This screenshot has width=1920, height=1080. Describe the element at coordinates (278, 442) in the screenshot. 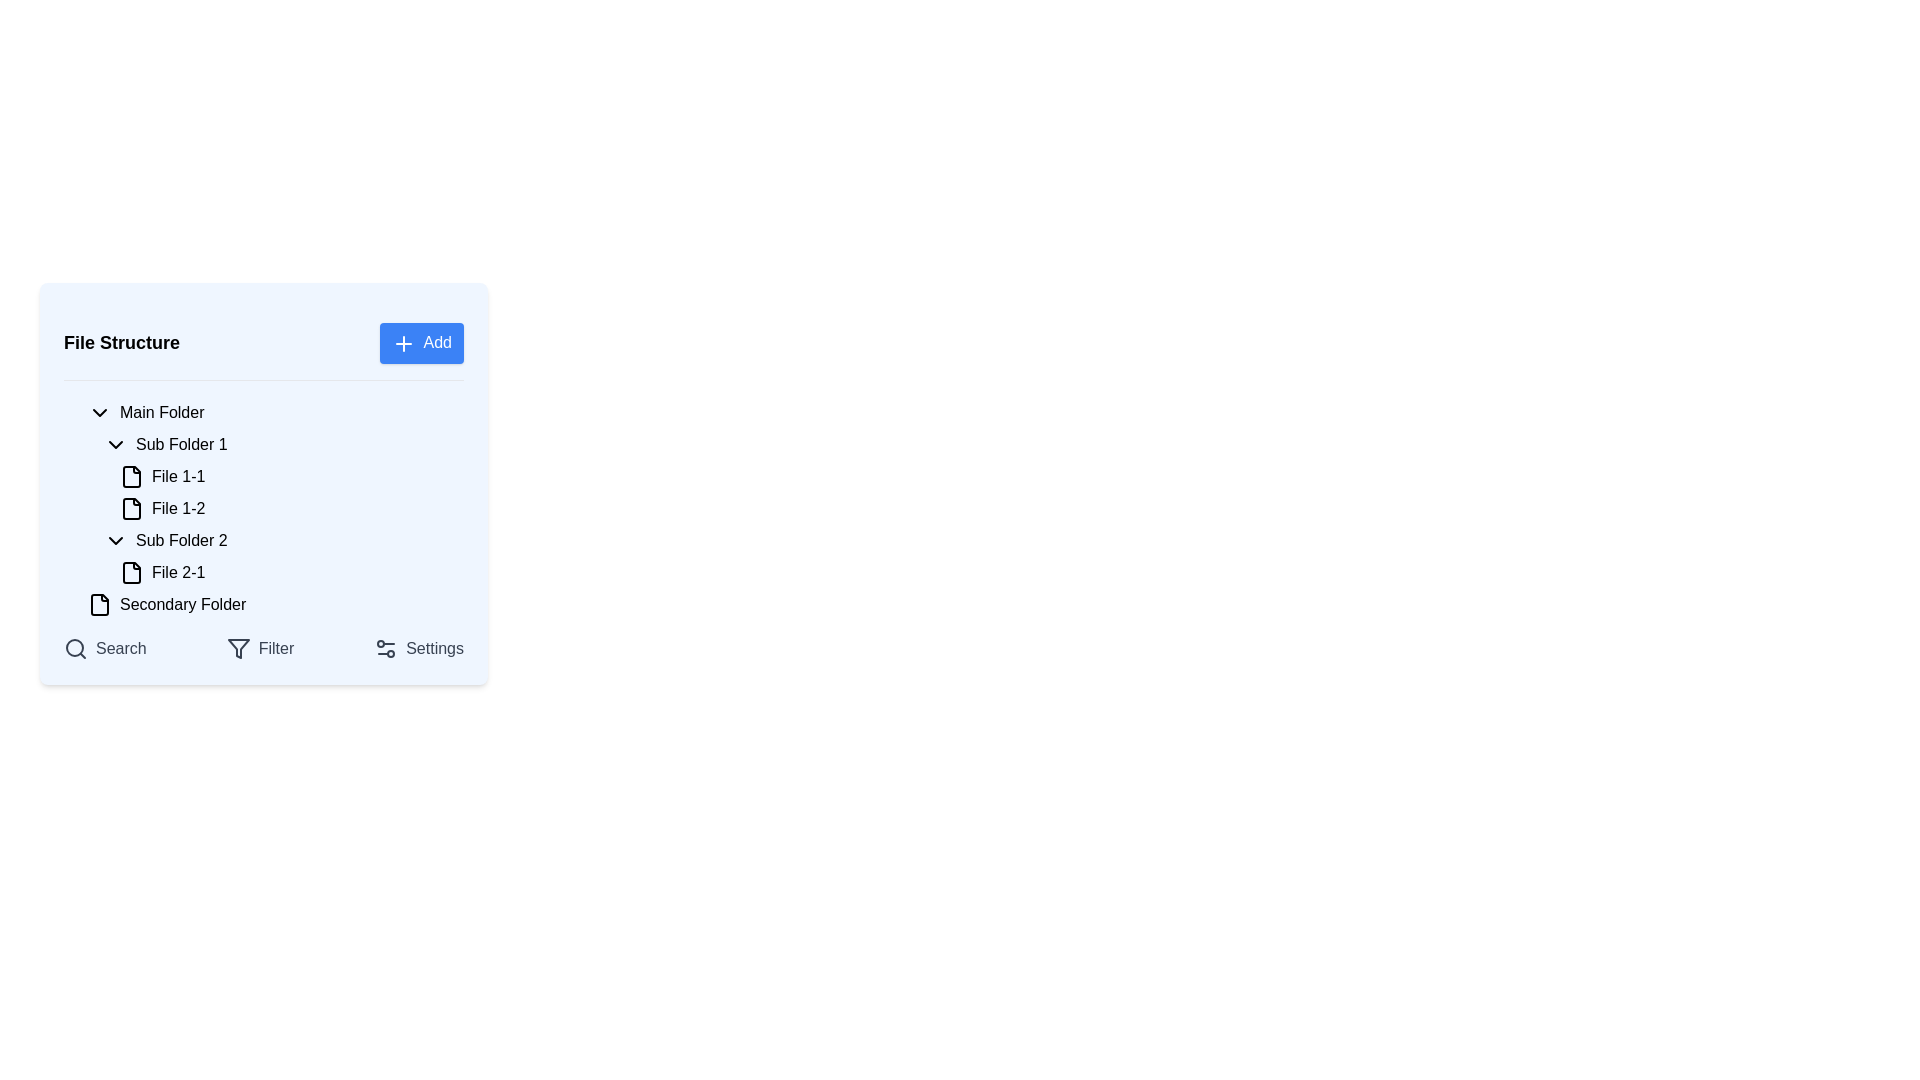

I see `the 'Sub Folder 1' entry in the file structure` at that location.